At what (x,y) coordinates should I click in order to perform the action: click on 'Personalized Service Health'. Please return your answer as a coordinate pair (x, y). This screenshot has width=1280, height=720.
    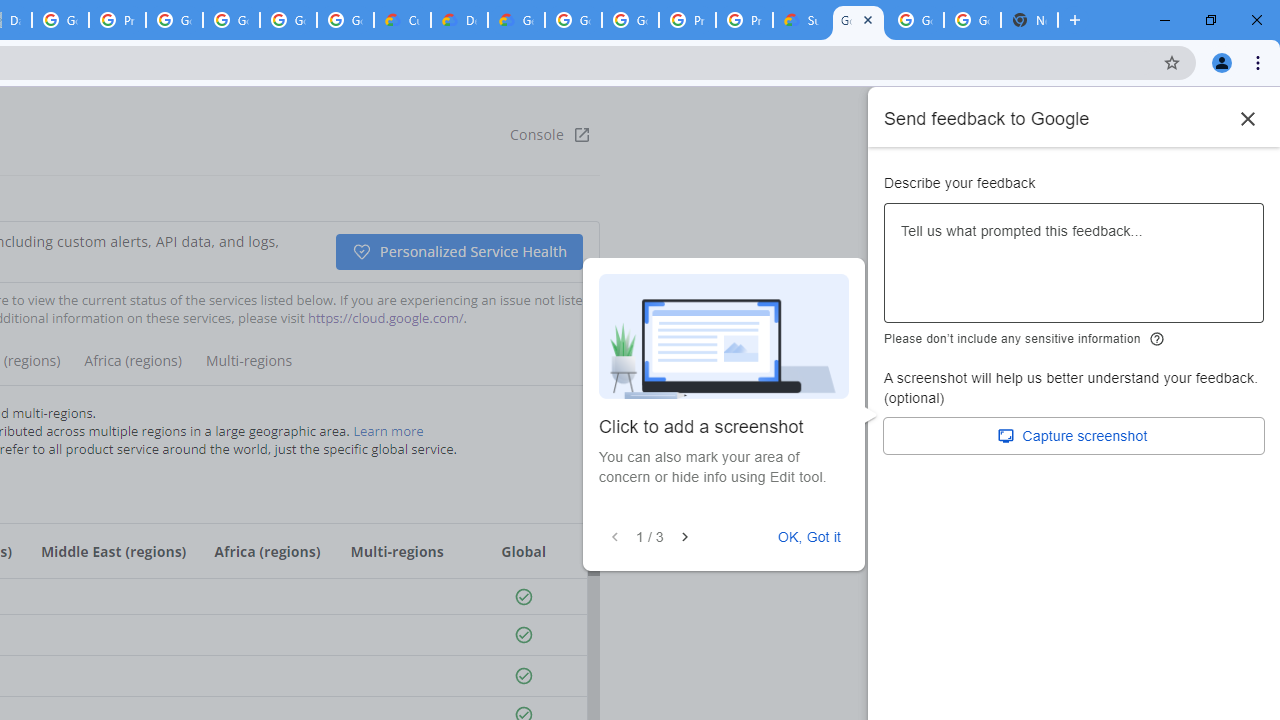
    Looking at the image, I should click on (457, 251).